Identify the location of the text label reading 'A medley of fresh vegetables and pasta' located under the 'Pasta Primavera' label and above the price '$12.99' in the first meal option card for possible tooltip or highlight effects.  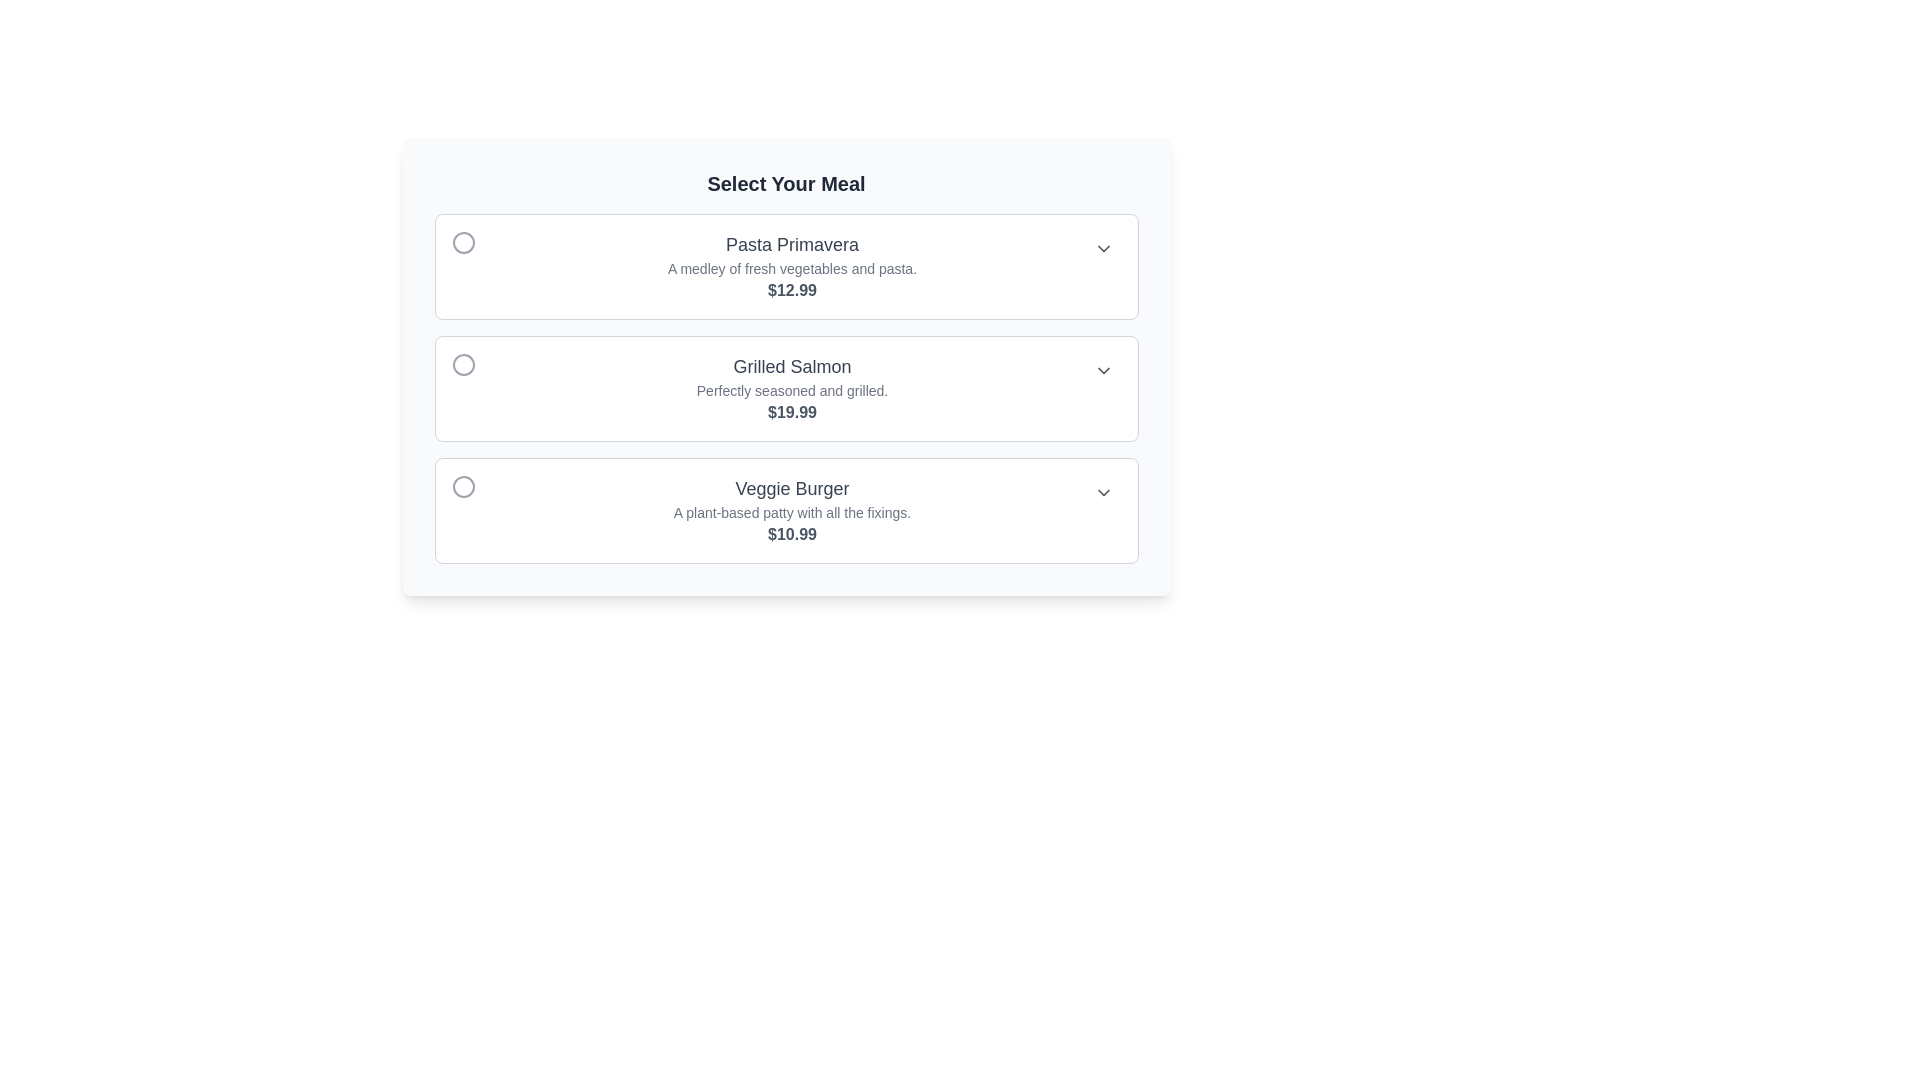
(791, 268).